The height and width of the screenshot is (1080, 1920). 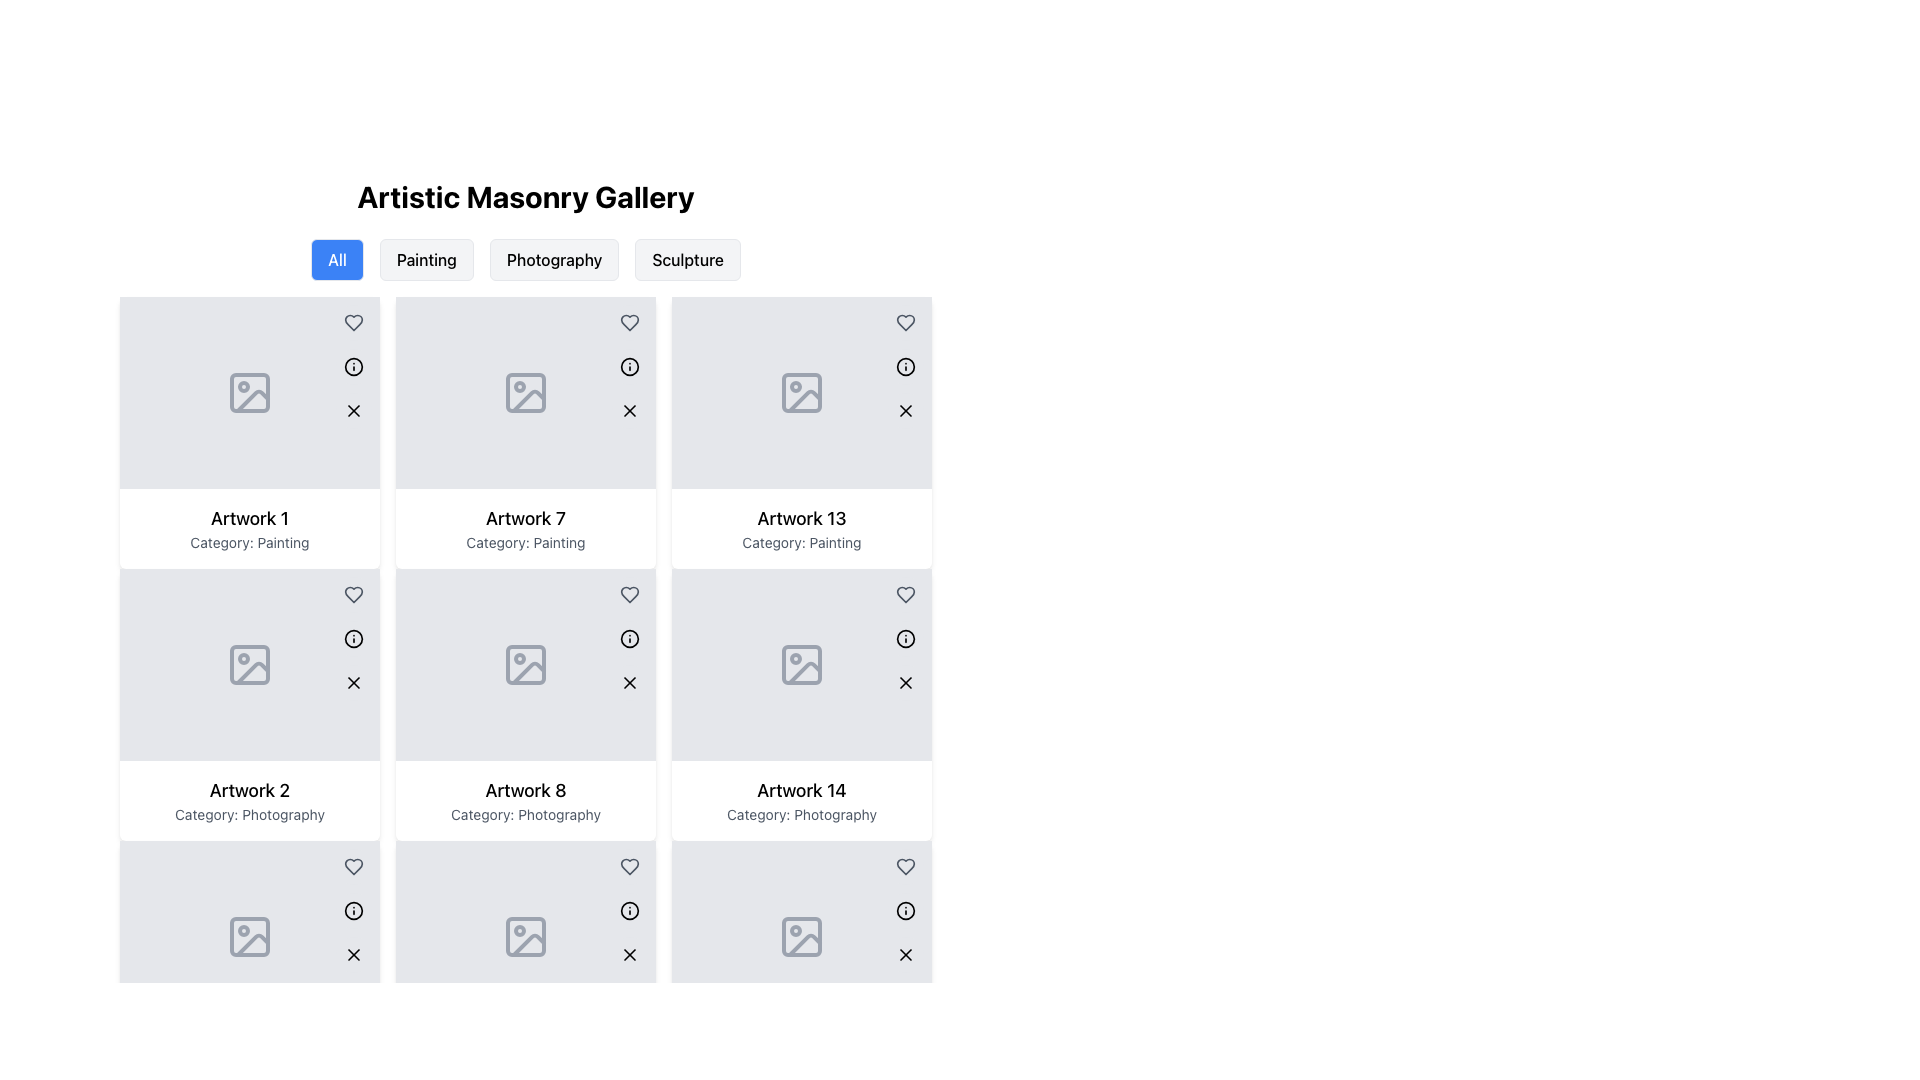 I want to click on the information icon located centrally in the 'Artwork 13' section, so click(x=905, y=639).